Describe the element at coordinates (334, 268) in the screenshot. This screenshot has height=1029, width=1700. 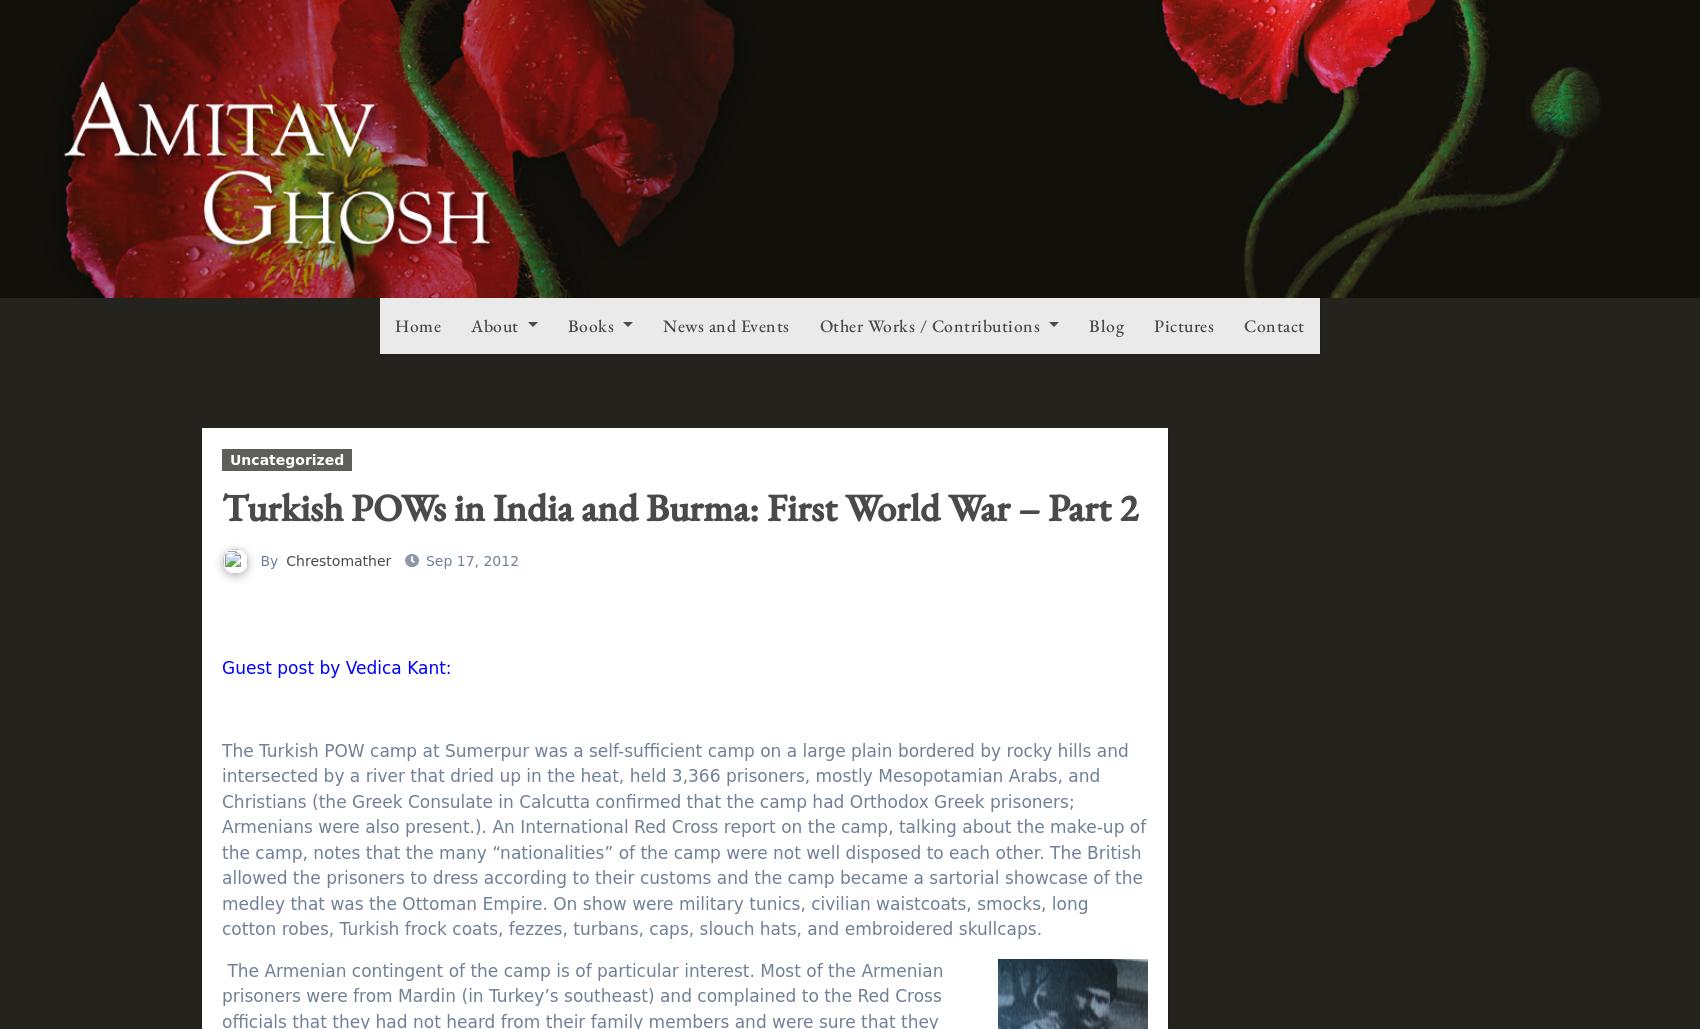
I see `'James Song'` at that location.